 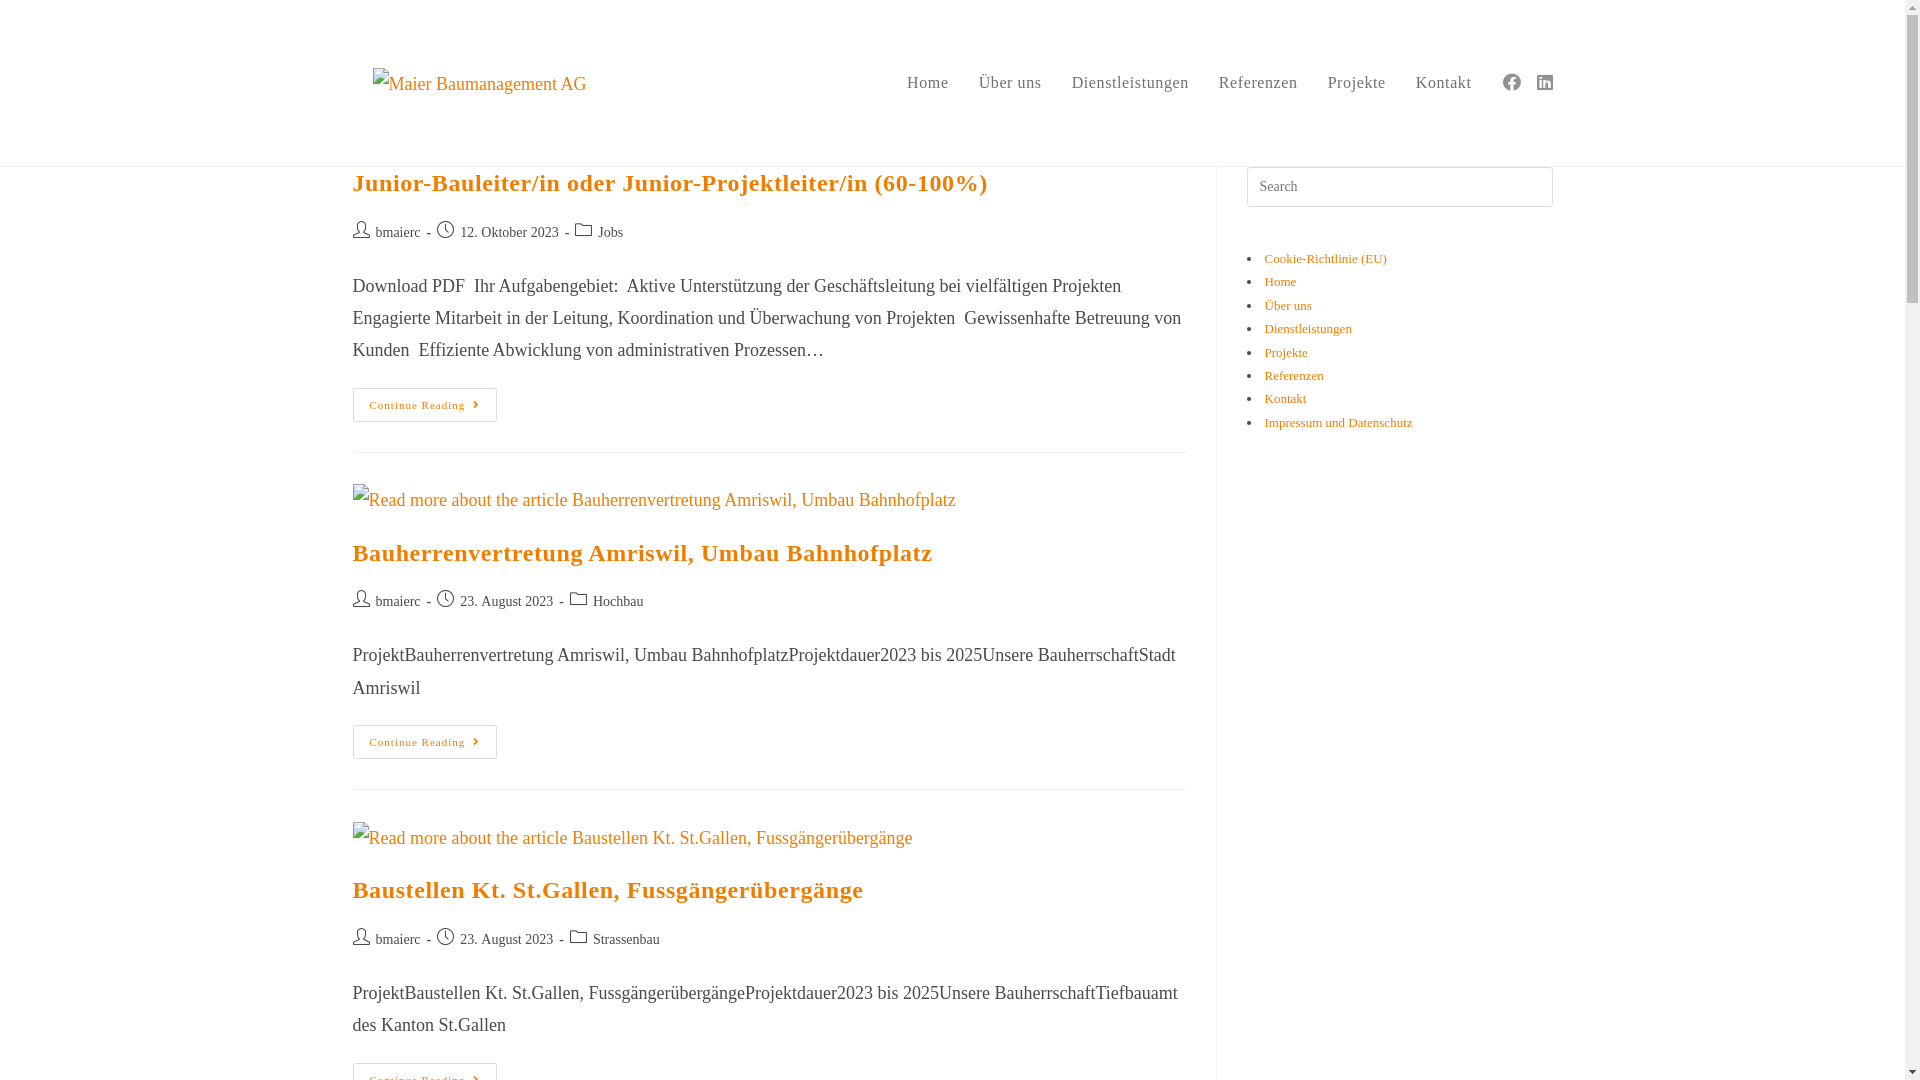 What do you see at coordinates (398, 600) in the screenshot?
I see `'bmaierc'` at bounding box center [398, 600].